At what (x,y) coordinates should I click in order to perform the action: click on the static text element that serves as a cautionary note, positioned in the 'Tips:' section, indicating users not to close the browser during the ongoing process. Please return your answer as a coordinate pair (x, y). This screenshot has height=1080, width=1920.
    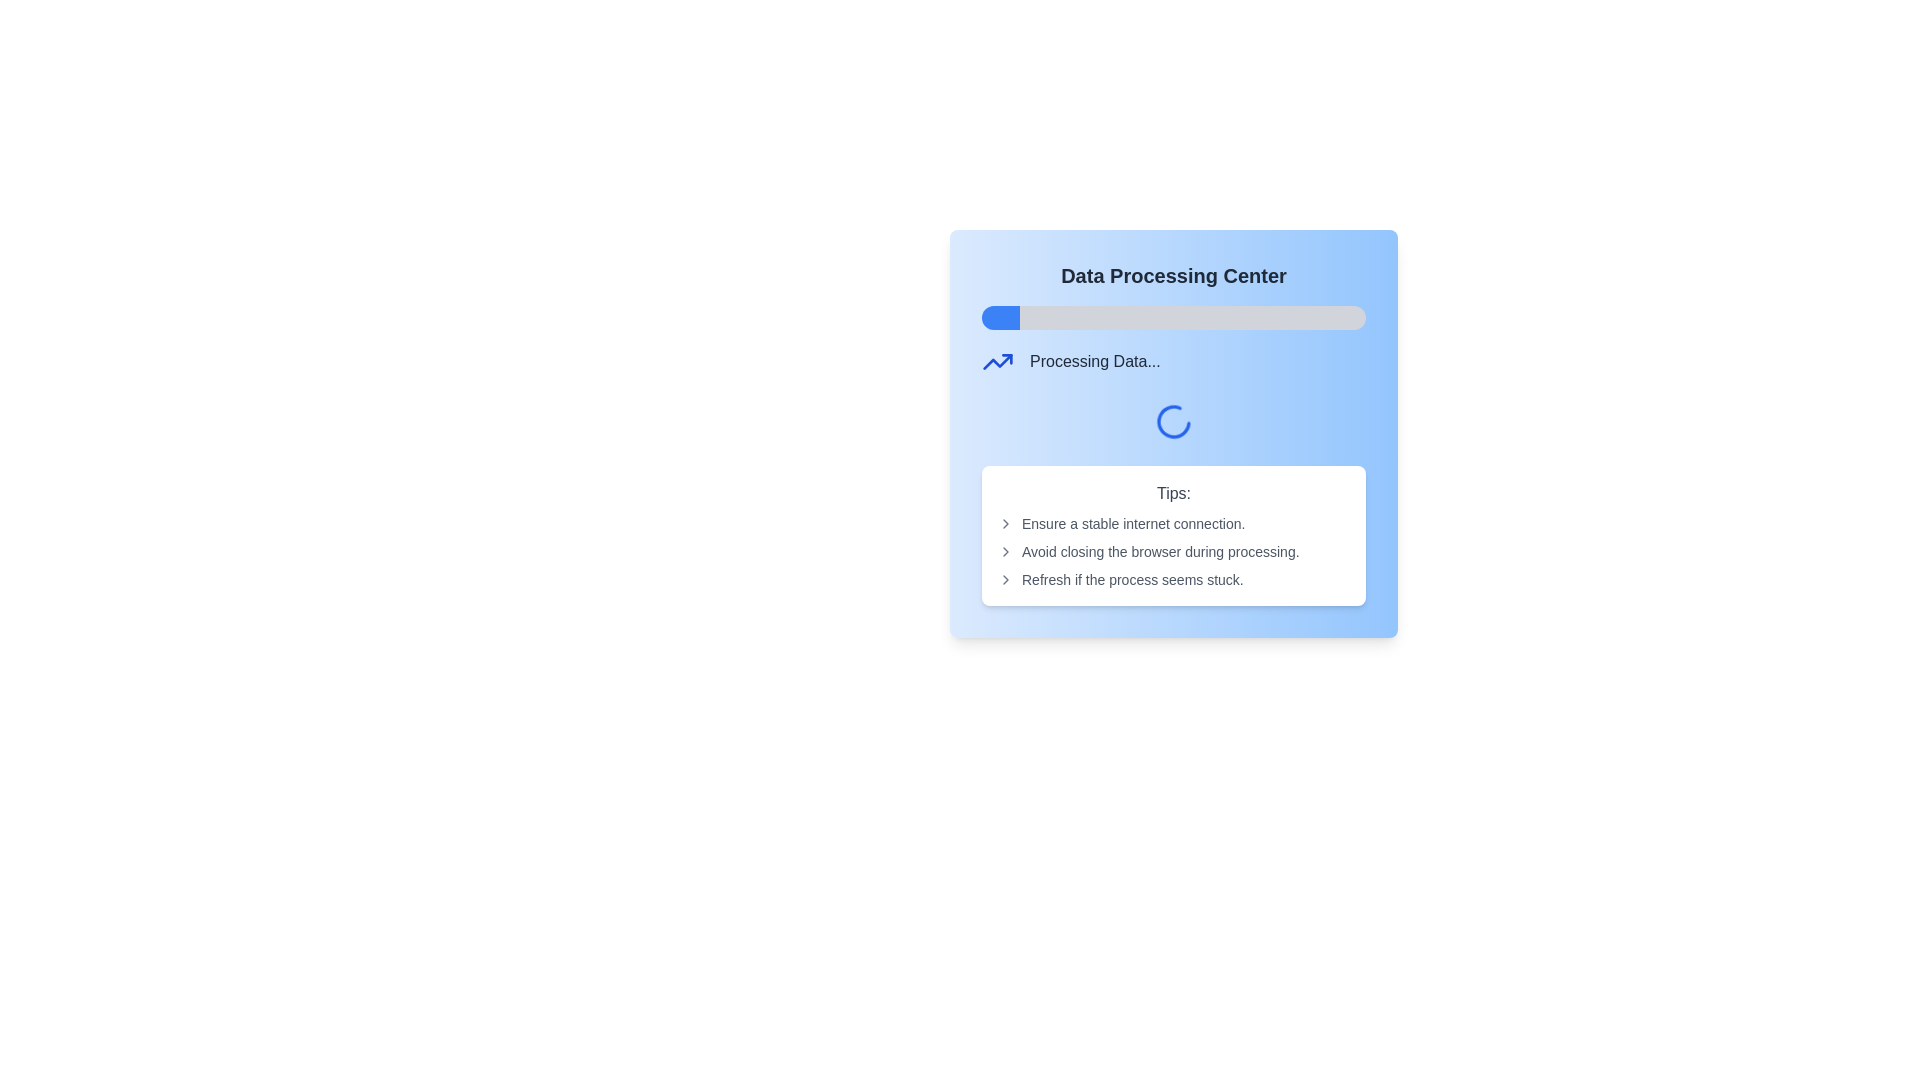
    Looking at the image, I should click on (1174, 551).